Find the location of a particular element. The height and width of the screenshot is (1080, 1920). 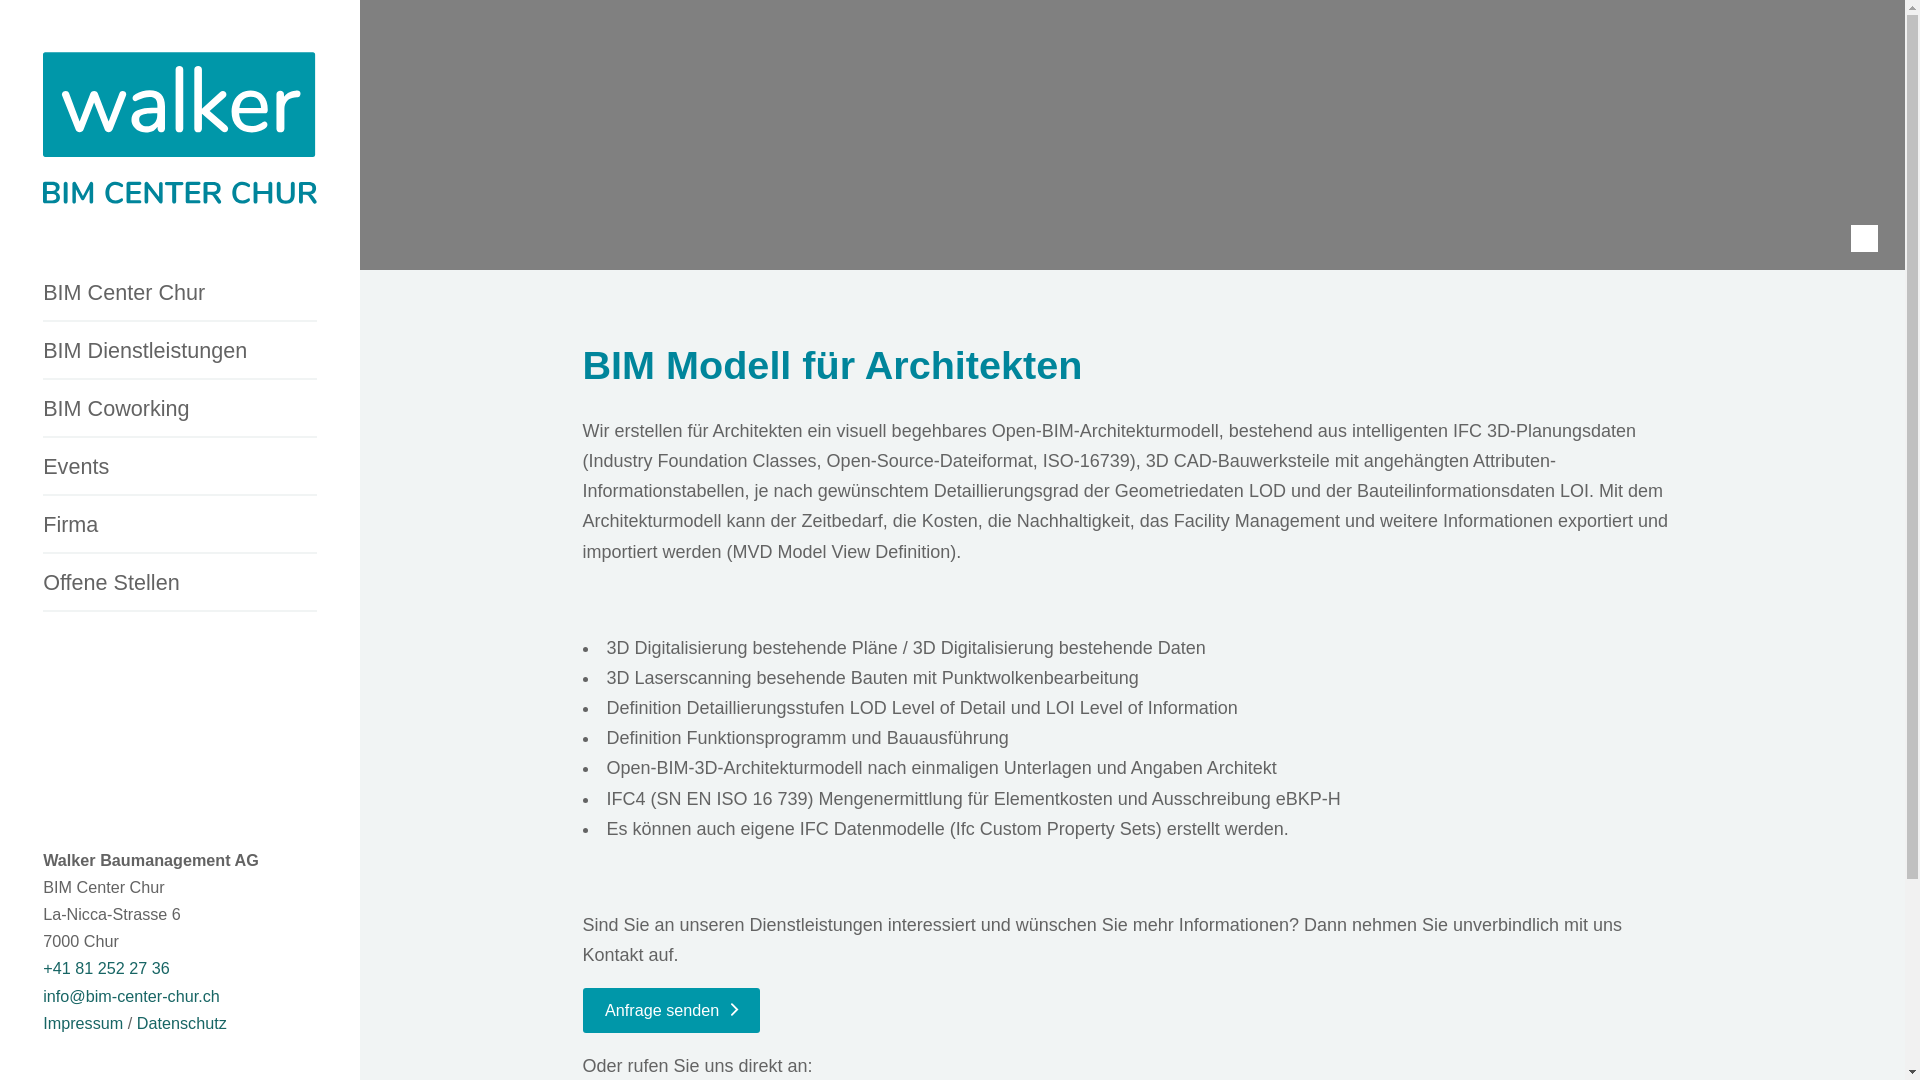

'info@bim-center-chur.ch' is located at coordinates (130, 995).